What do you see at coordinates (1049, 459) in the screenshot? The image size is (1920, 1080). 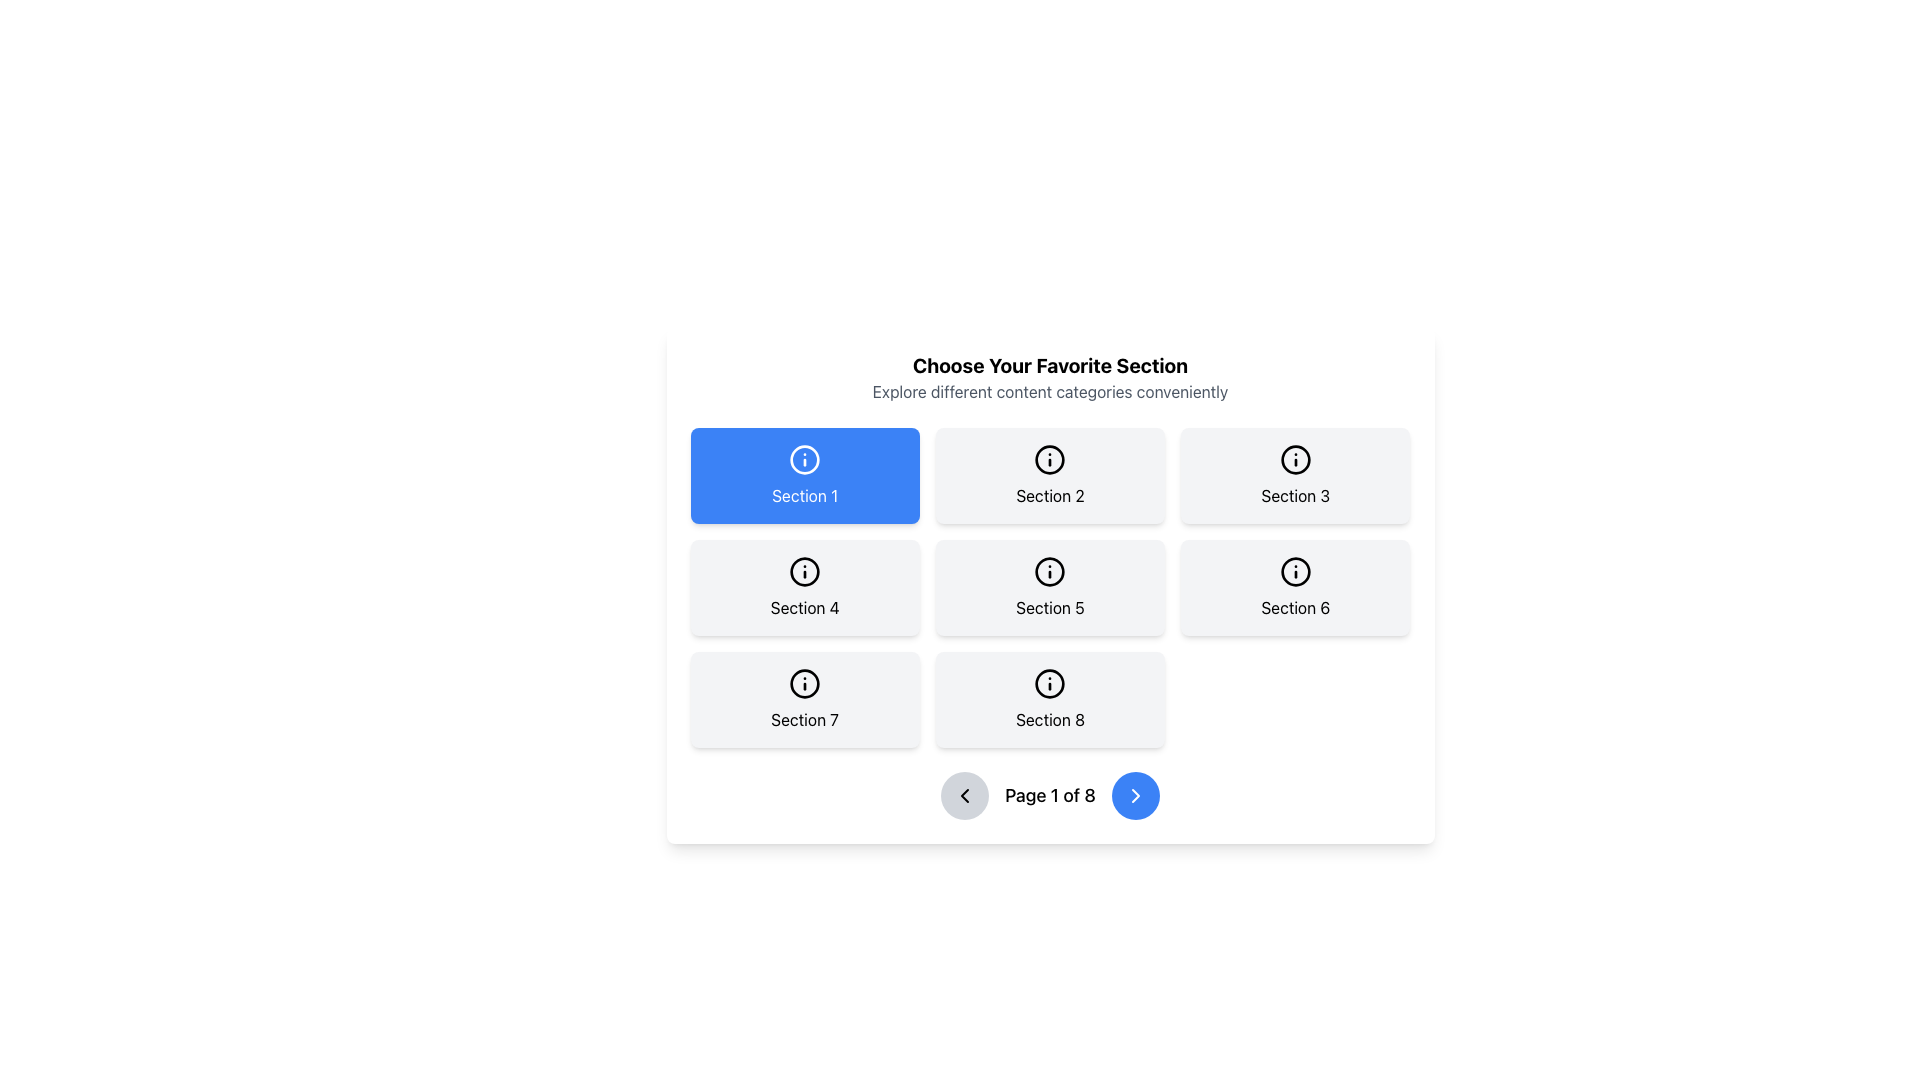 I see `the information icon located in the center of the 'Section 2' card, which features a minimalistic design with a lowercase 'i' symbol inside a circular border` at bounding box center [1049, 459].